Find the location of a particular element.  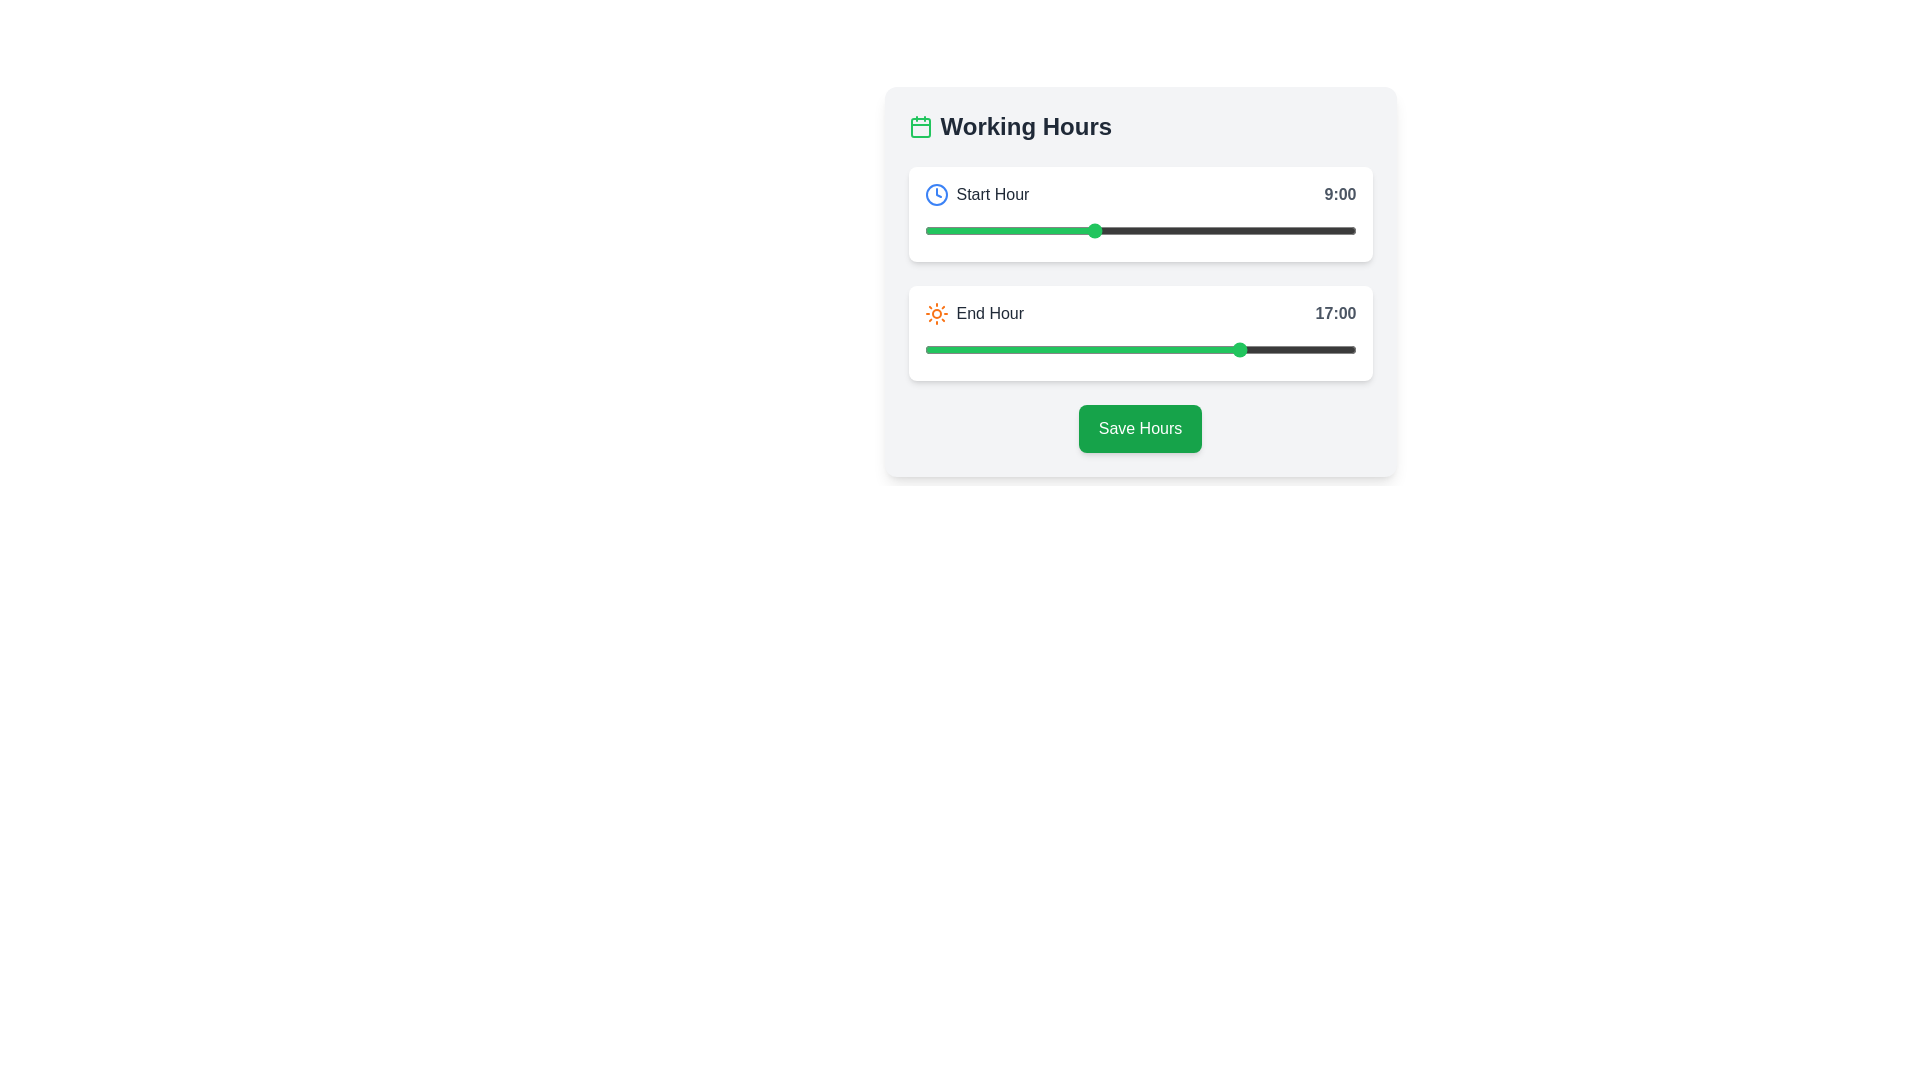

the Clock icon representing 'Start Hour' is located at coordinates (935, 195).